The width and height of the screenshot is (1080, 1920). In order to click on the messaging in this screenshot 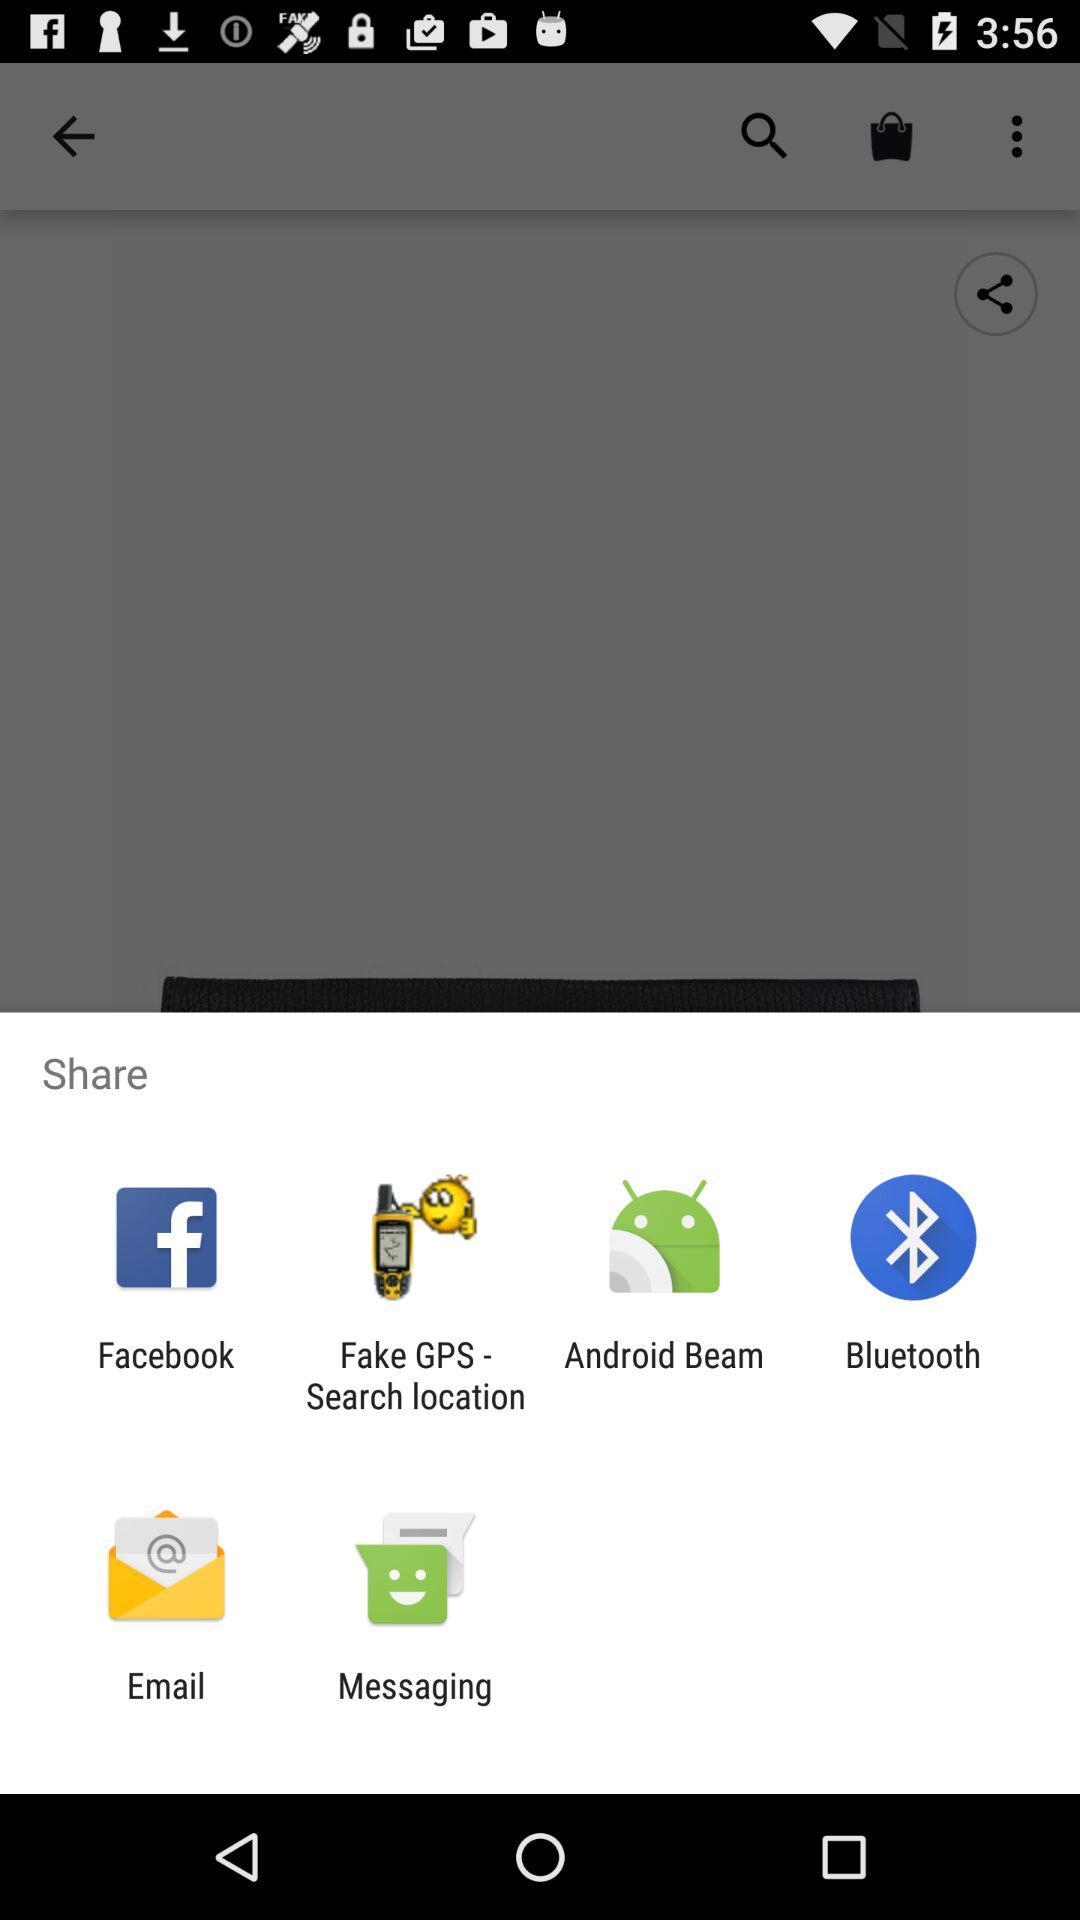, I will do `click(414, 1705)`.